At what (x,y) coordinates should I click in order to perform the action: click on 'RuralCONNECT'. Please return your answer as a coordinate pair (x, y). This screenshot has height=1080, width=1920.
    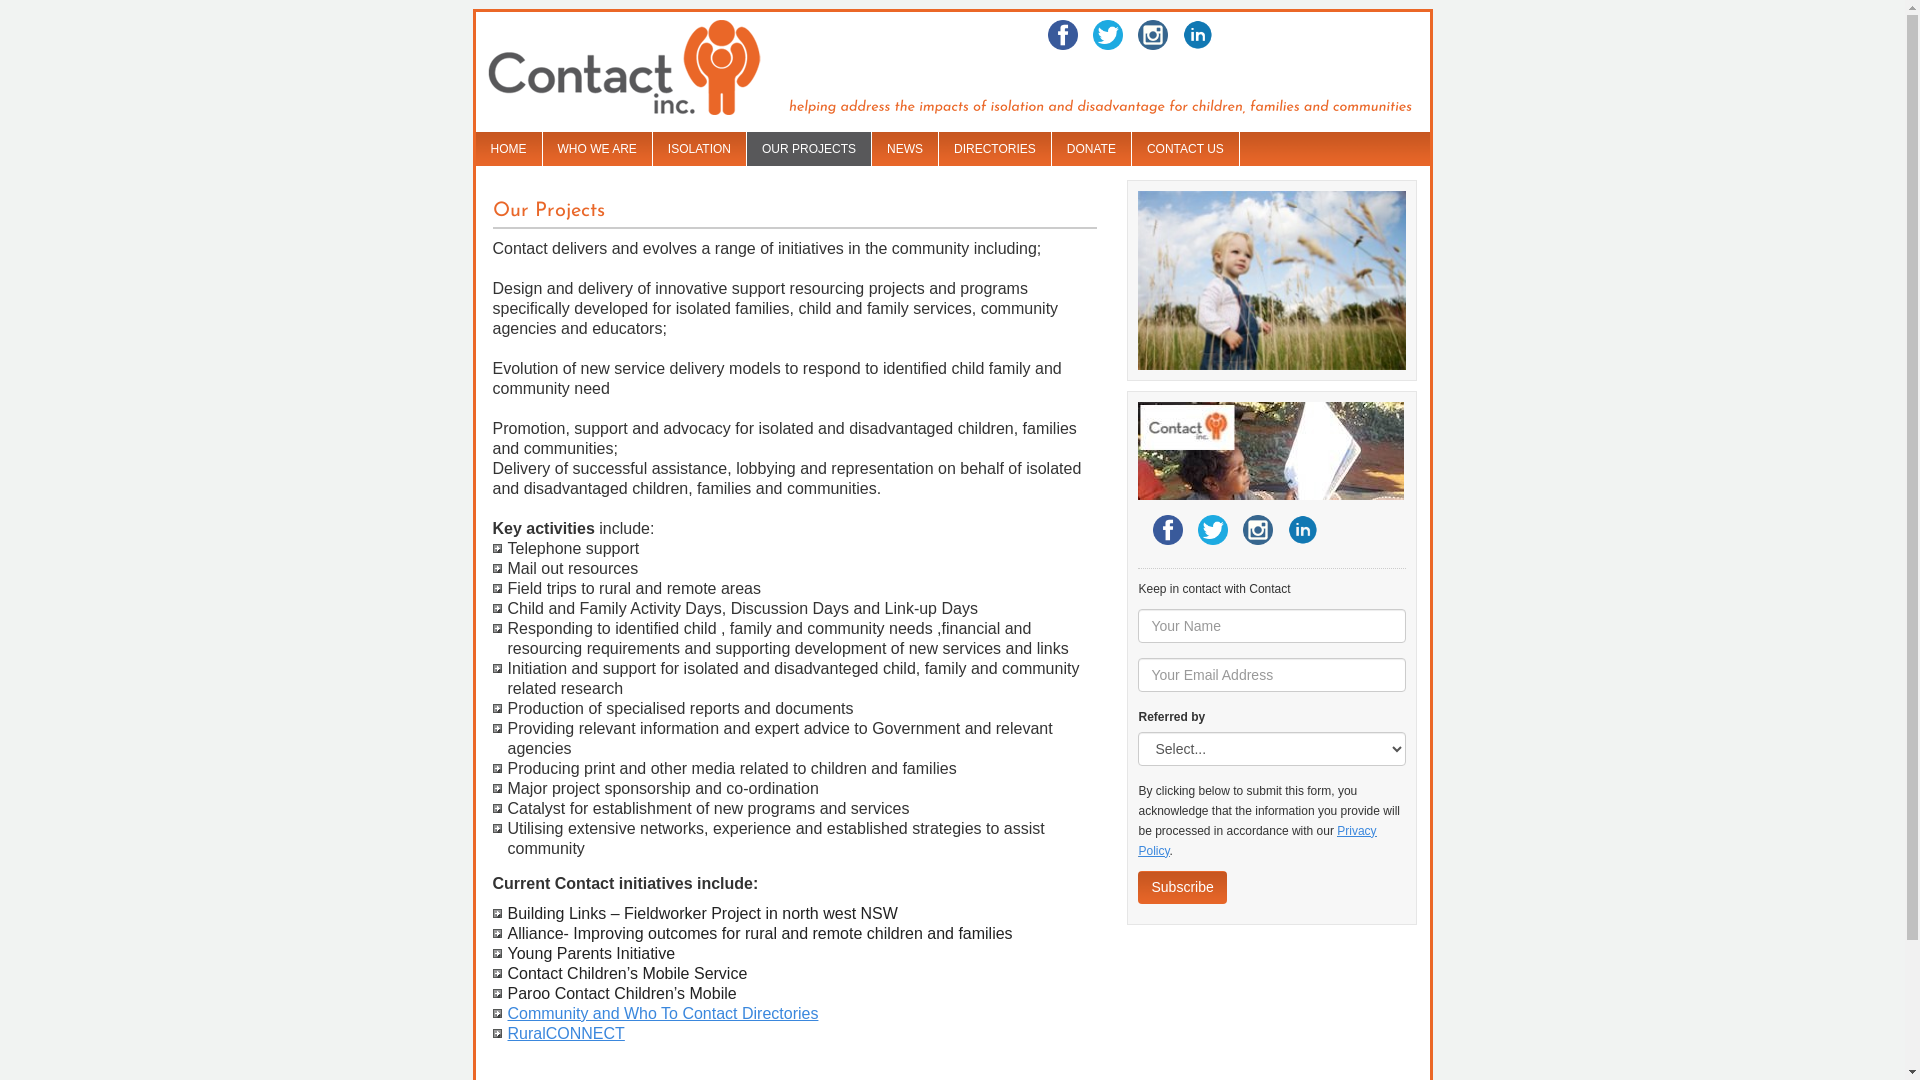
    Looking at the image, I should click on (565, 1033).